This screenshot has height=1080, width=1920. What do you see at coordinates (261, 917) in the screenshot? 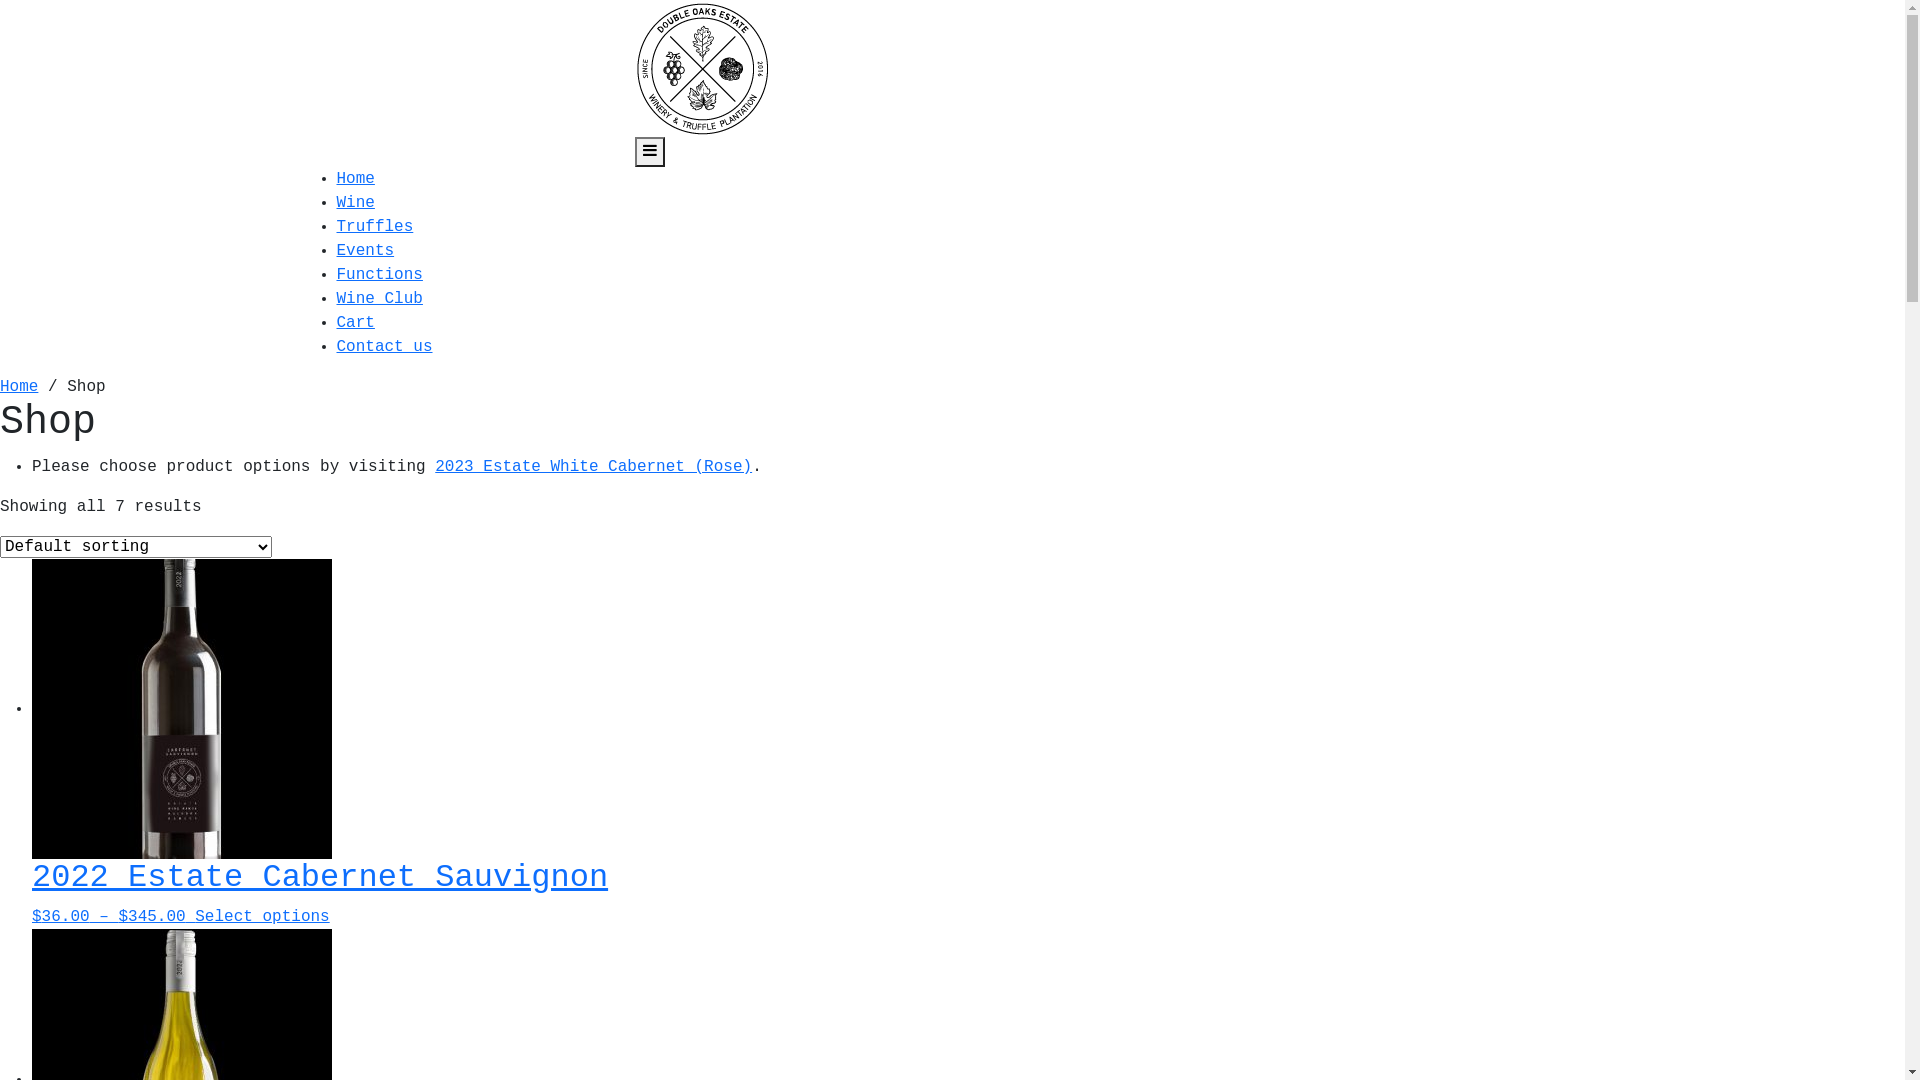
I see `'Select options'` at bounding box center [261, 917].